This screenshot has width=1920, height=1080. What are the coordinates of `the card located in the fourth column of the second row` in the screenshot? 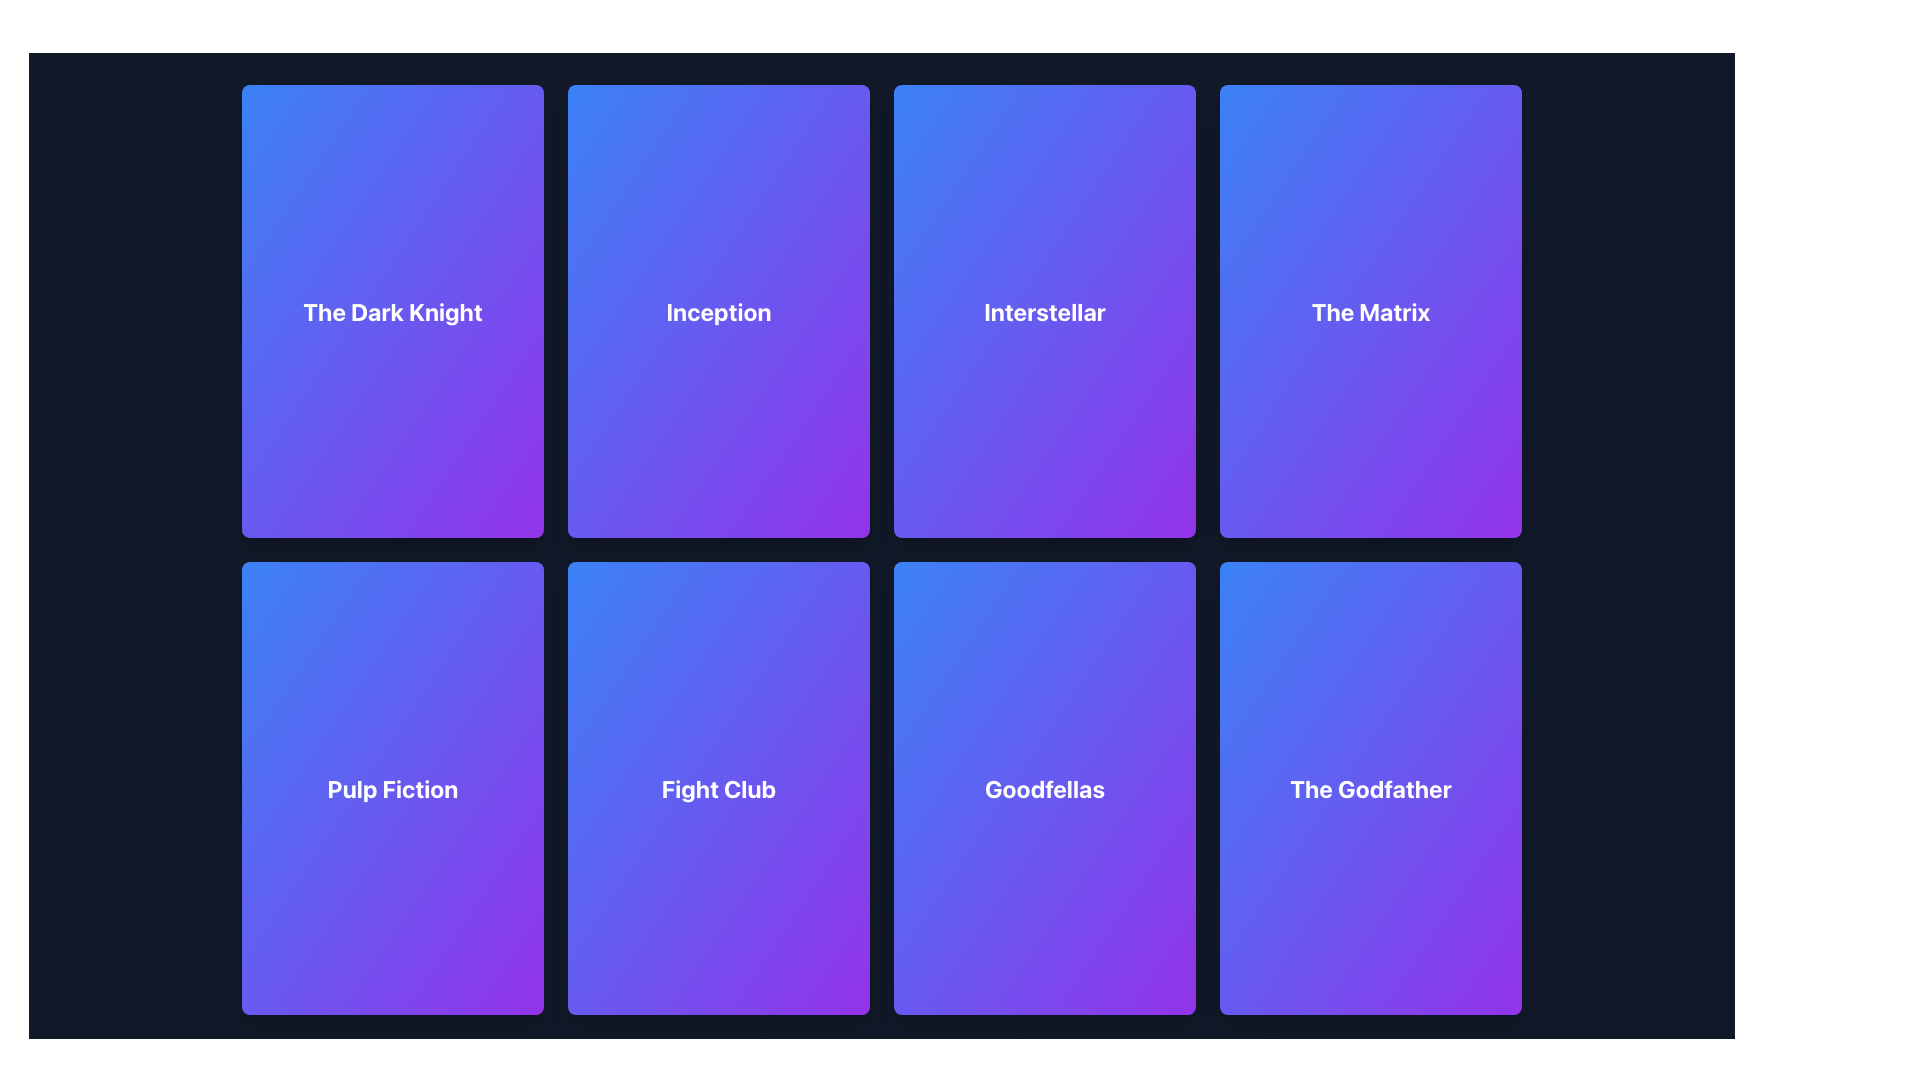 It's located at (1370, 786).